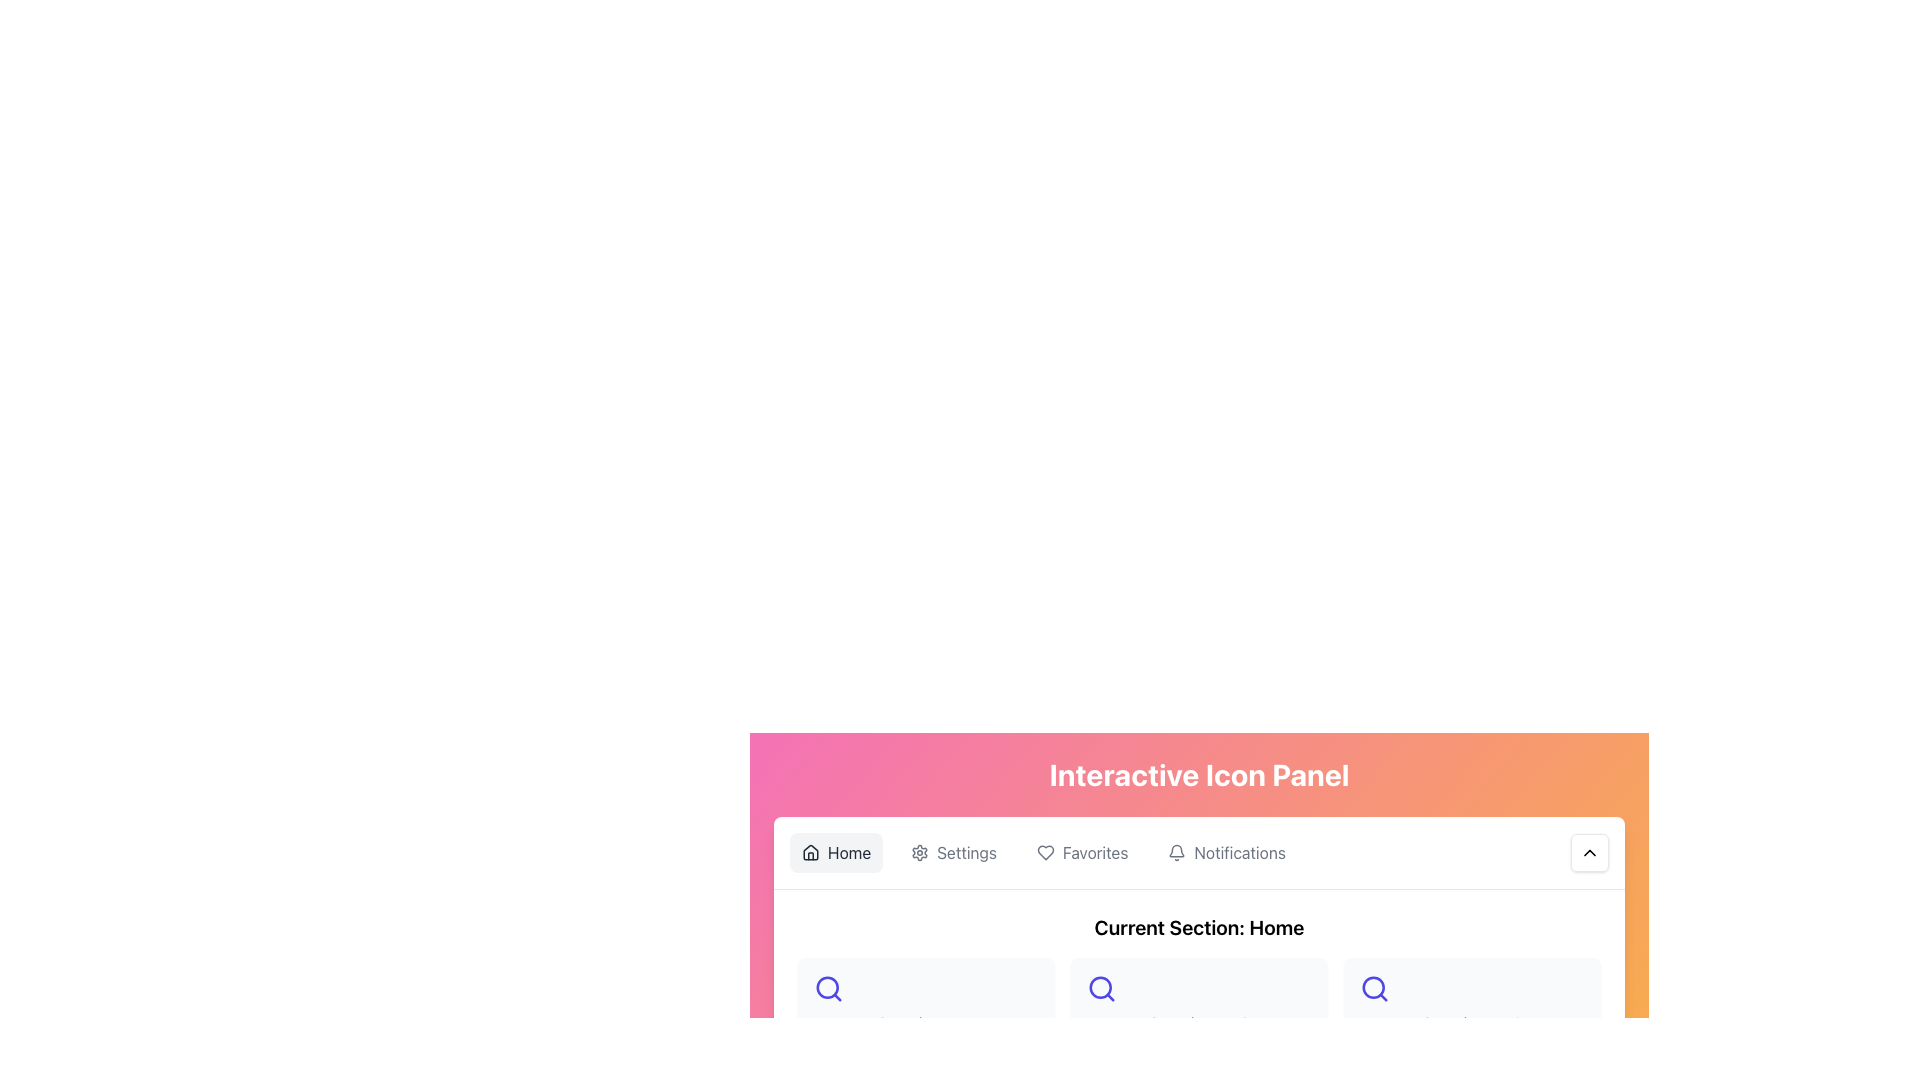 Image resolution: width=1920 pixels, height=1080 pixels. I want to click on the 'Home' textual label, which is positioned to the right of a house icon within the navigation bar at the top of the page, so click(849, 852).